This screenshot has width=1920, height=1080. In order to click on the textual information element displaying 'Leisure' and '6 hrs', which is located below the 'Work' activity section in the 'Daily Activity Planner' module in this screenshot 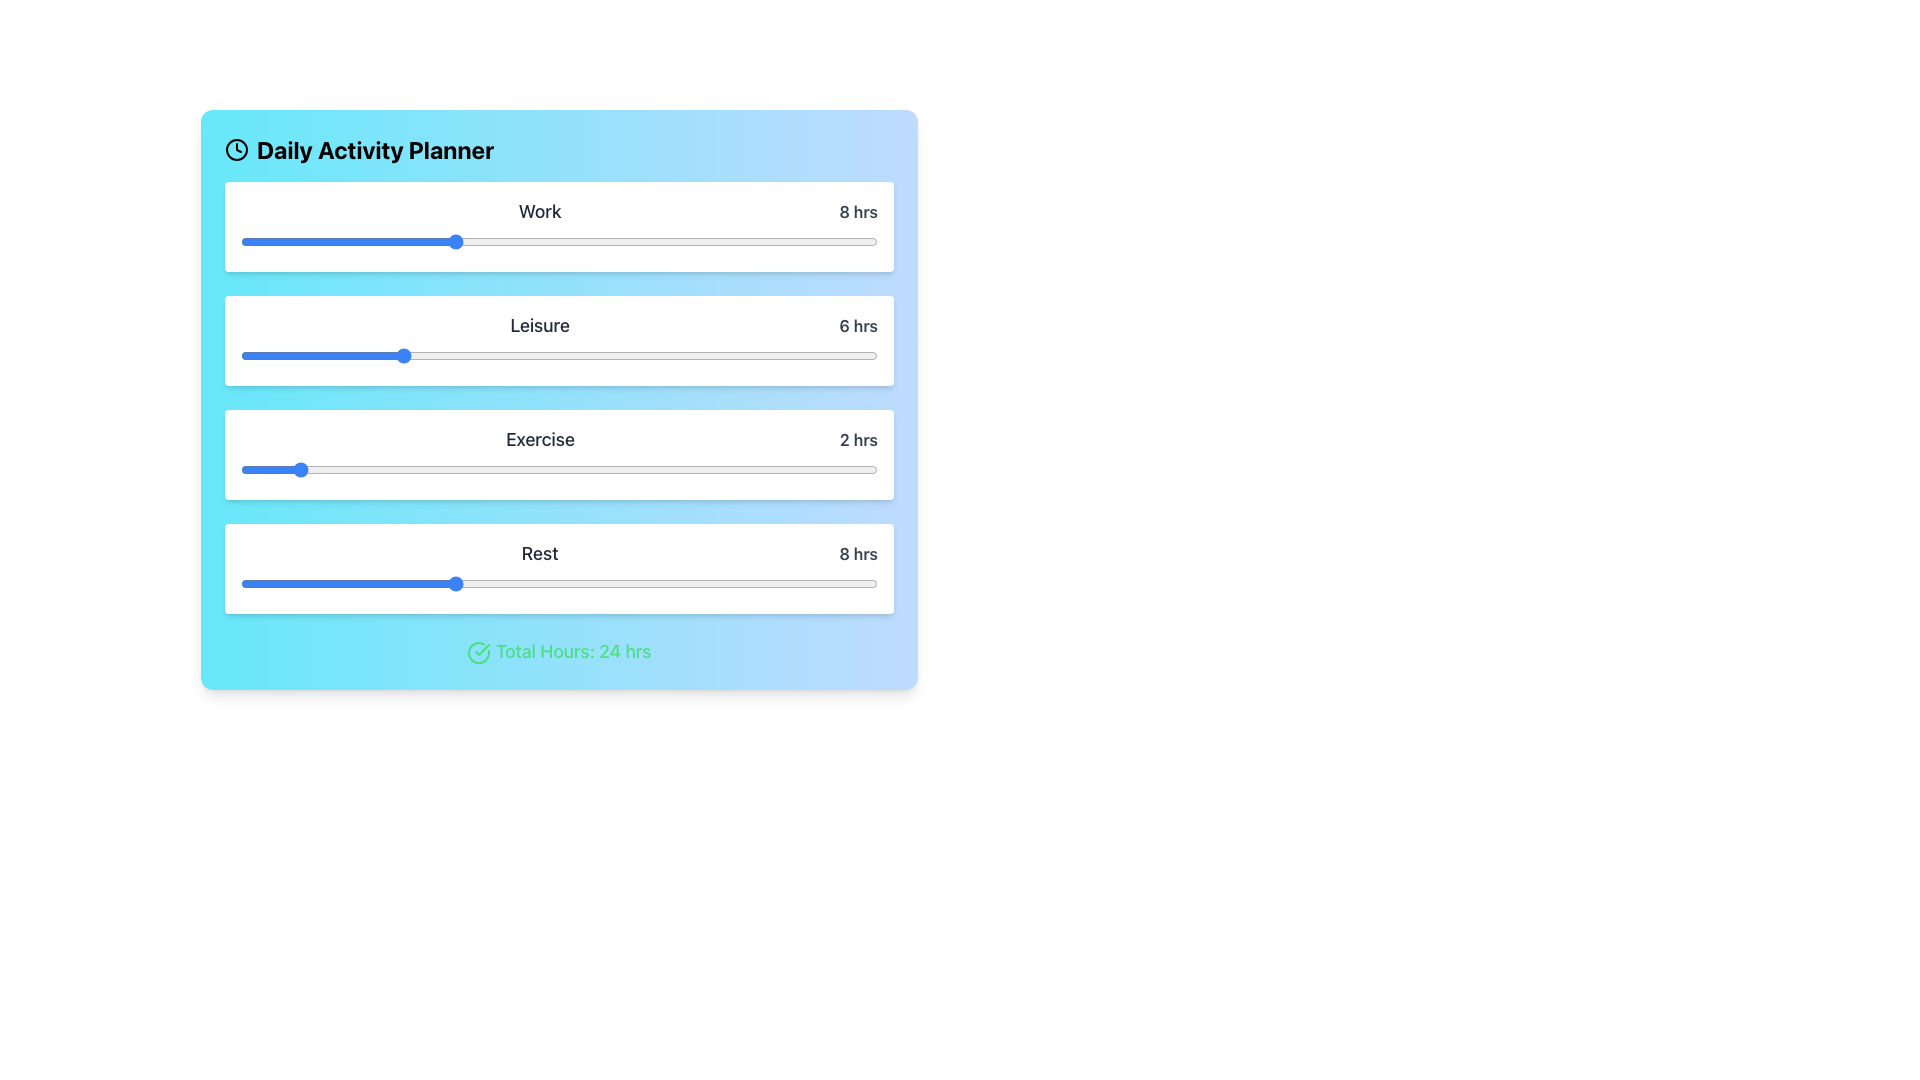, I will do `click(559, 325)`.